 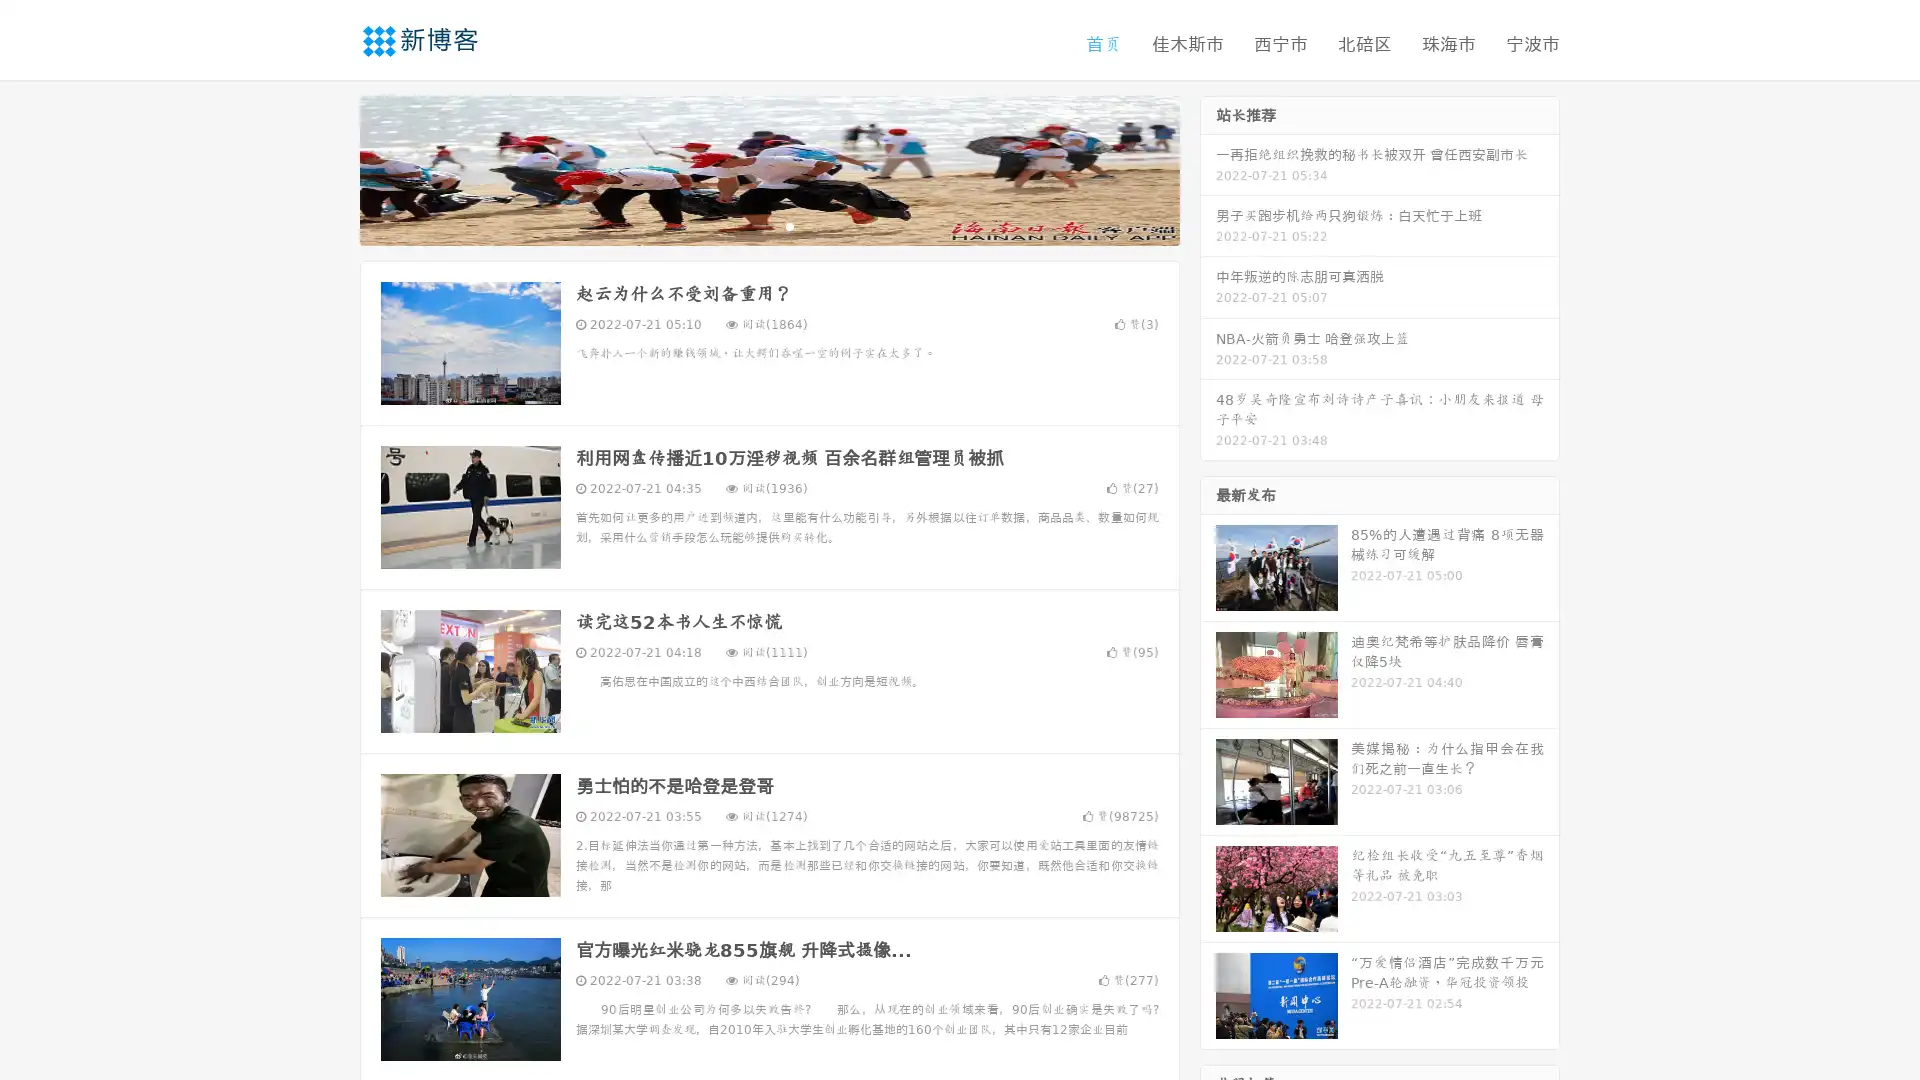 I want to click on Go to slide 1, so click(x=748, y=225).